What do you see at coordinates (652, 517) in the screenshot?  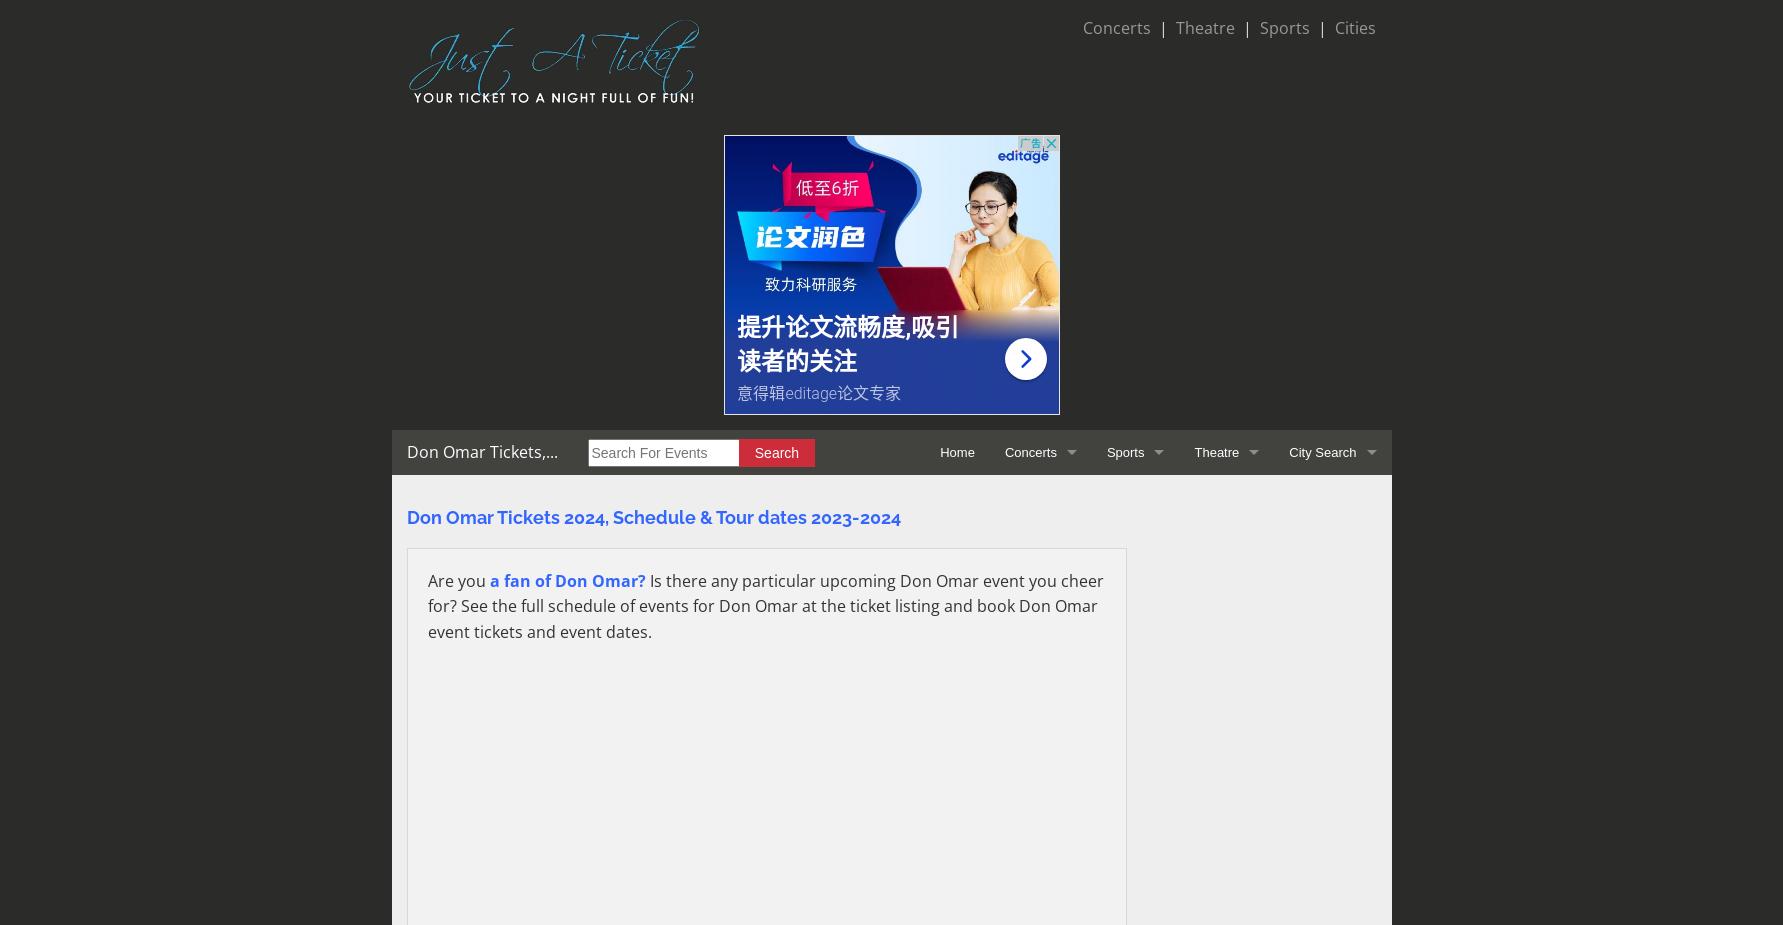 I see `'Don Omar Tickets 2024, Schedule & Tour dates 2023-2024'` at bounding box center [652, 517].